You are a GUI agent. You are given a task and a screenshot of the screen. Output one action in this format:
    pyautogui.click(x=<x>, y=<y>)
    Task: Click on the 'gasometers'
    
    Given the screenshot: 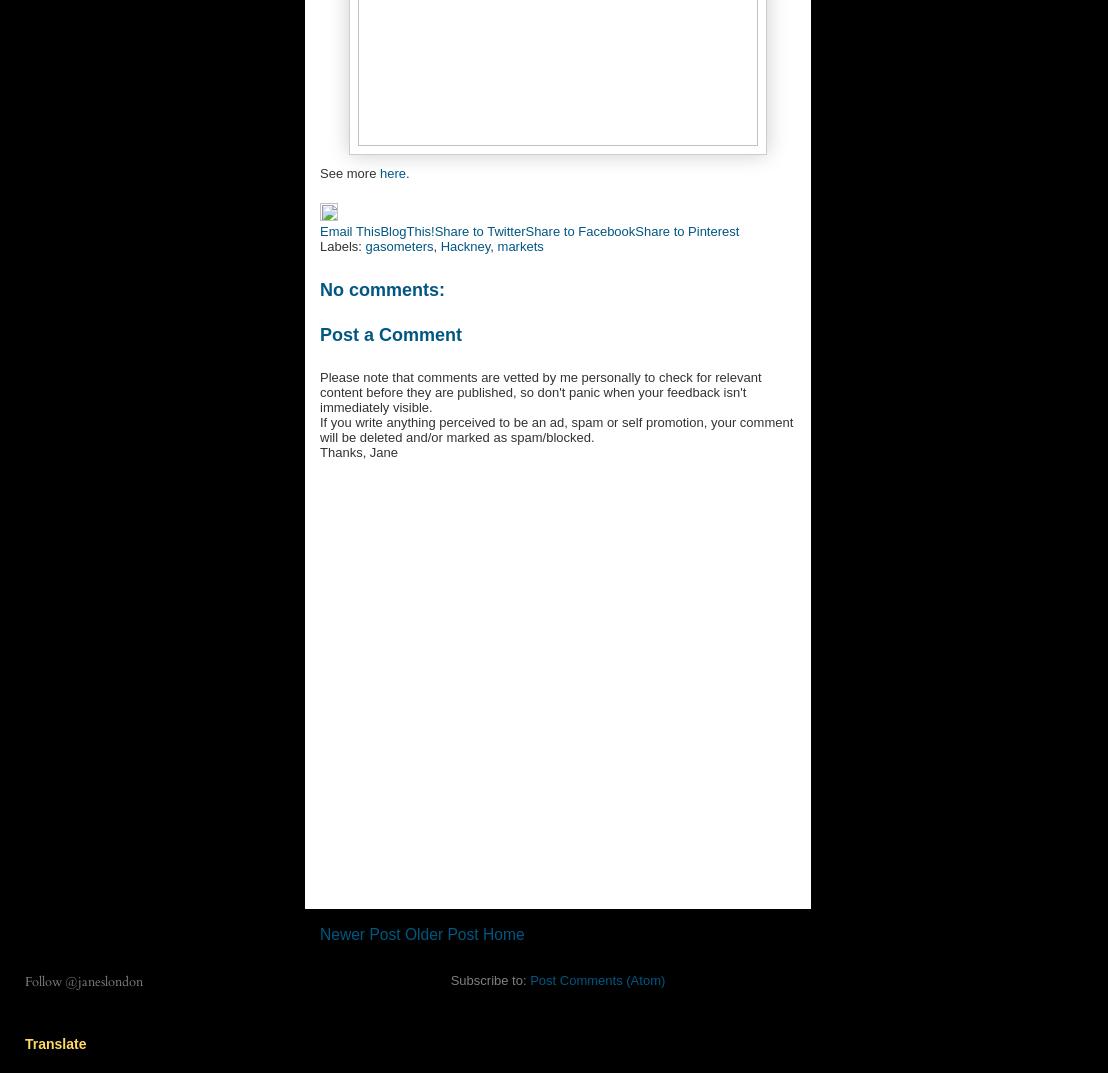 What is the action you would take?
    pyautogui.click(x=398, y=244)
    